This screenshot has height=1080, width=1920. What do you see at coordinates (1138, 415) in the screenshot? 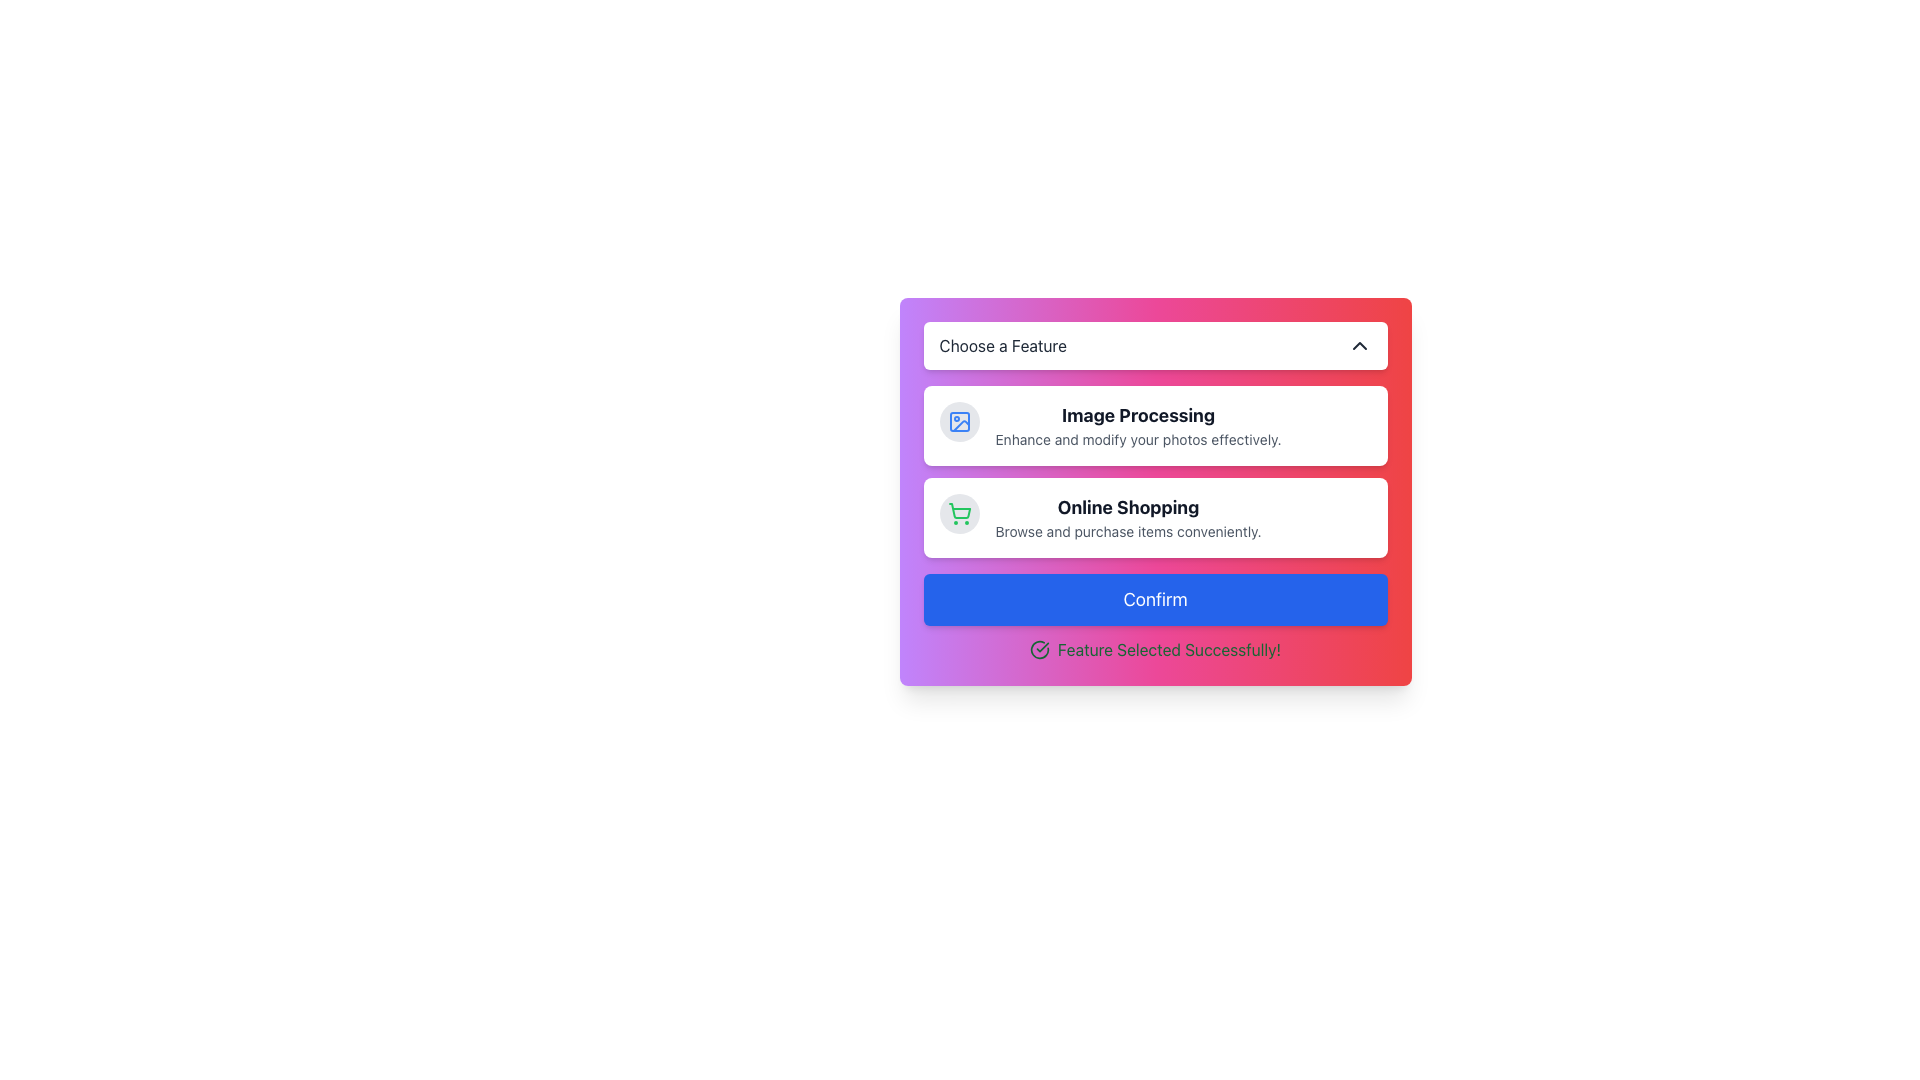
I see `the 'Image Processing' text label, which is a bold, black heading located above the descriptive text 'Enhance and modify your photos effectively.'` at bounding box center [1138, 415].